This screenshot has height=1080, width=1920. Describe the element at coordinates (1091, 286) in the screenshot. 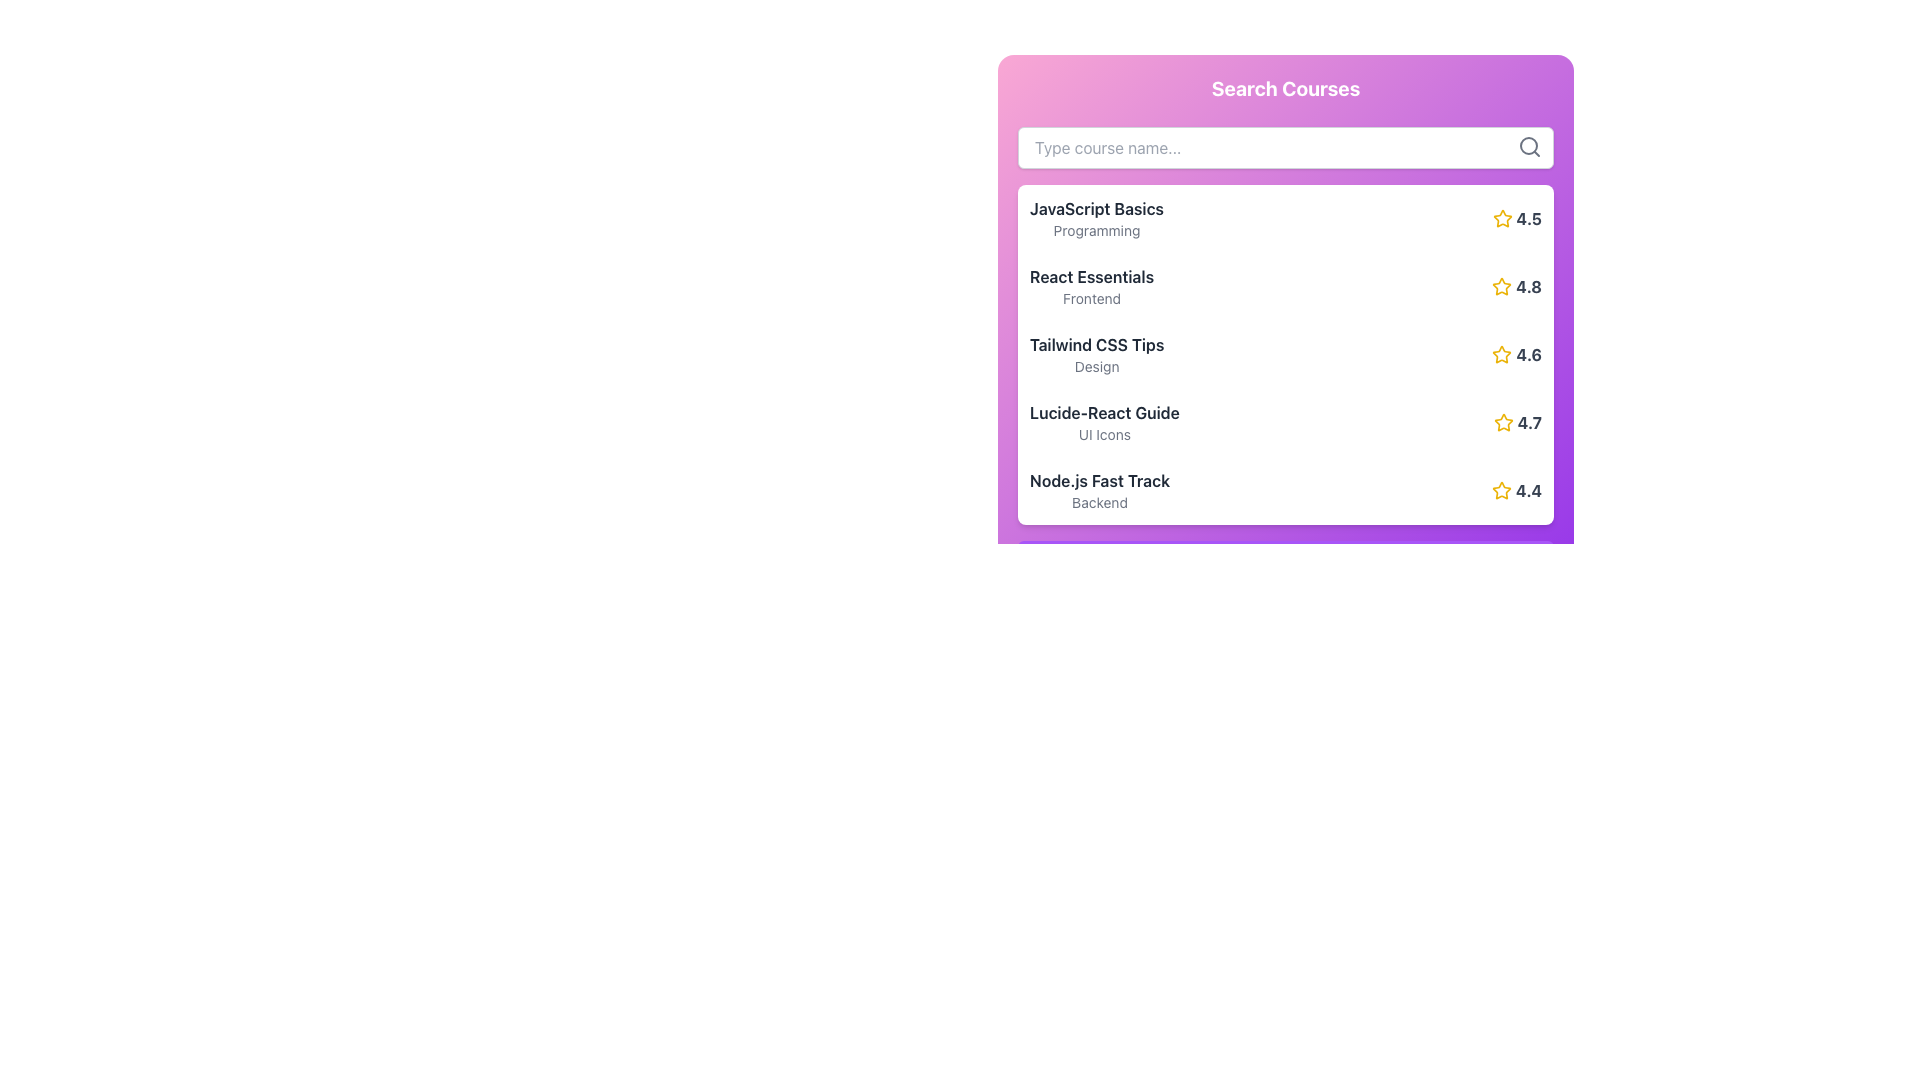

I see `the Text Label displaying the title 'React Essentials' and subtitle 'Frontend' located in the second row under 'Search Courses'` at that location.